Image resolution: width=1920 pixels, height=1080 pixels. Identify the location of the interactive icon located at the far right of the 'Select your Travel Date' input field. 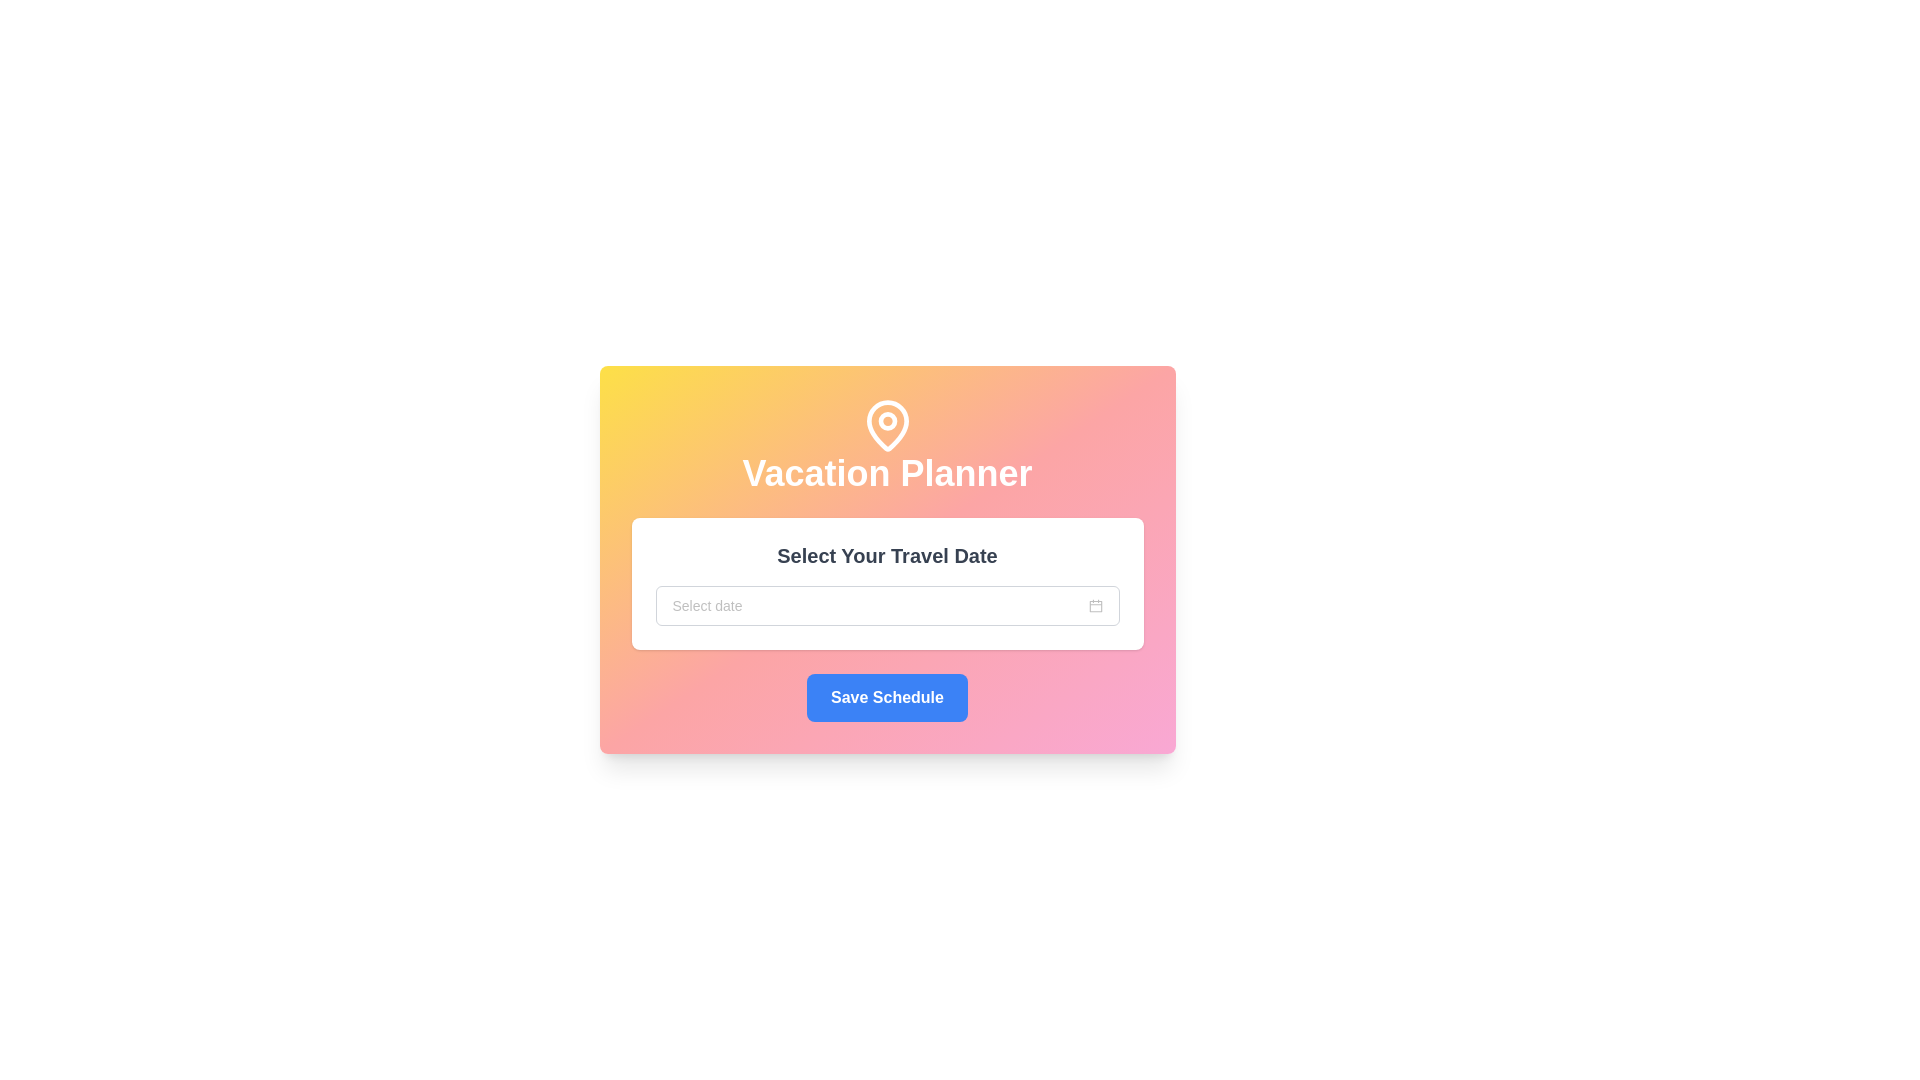
(1094, 604).